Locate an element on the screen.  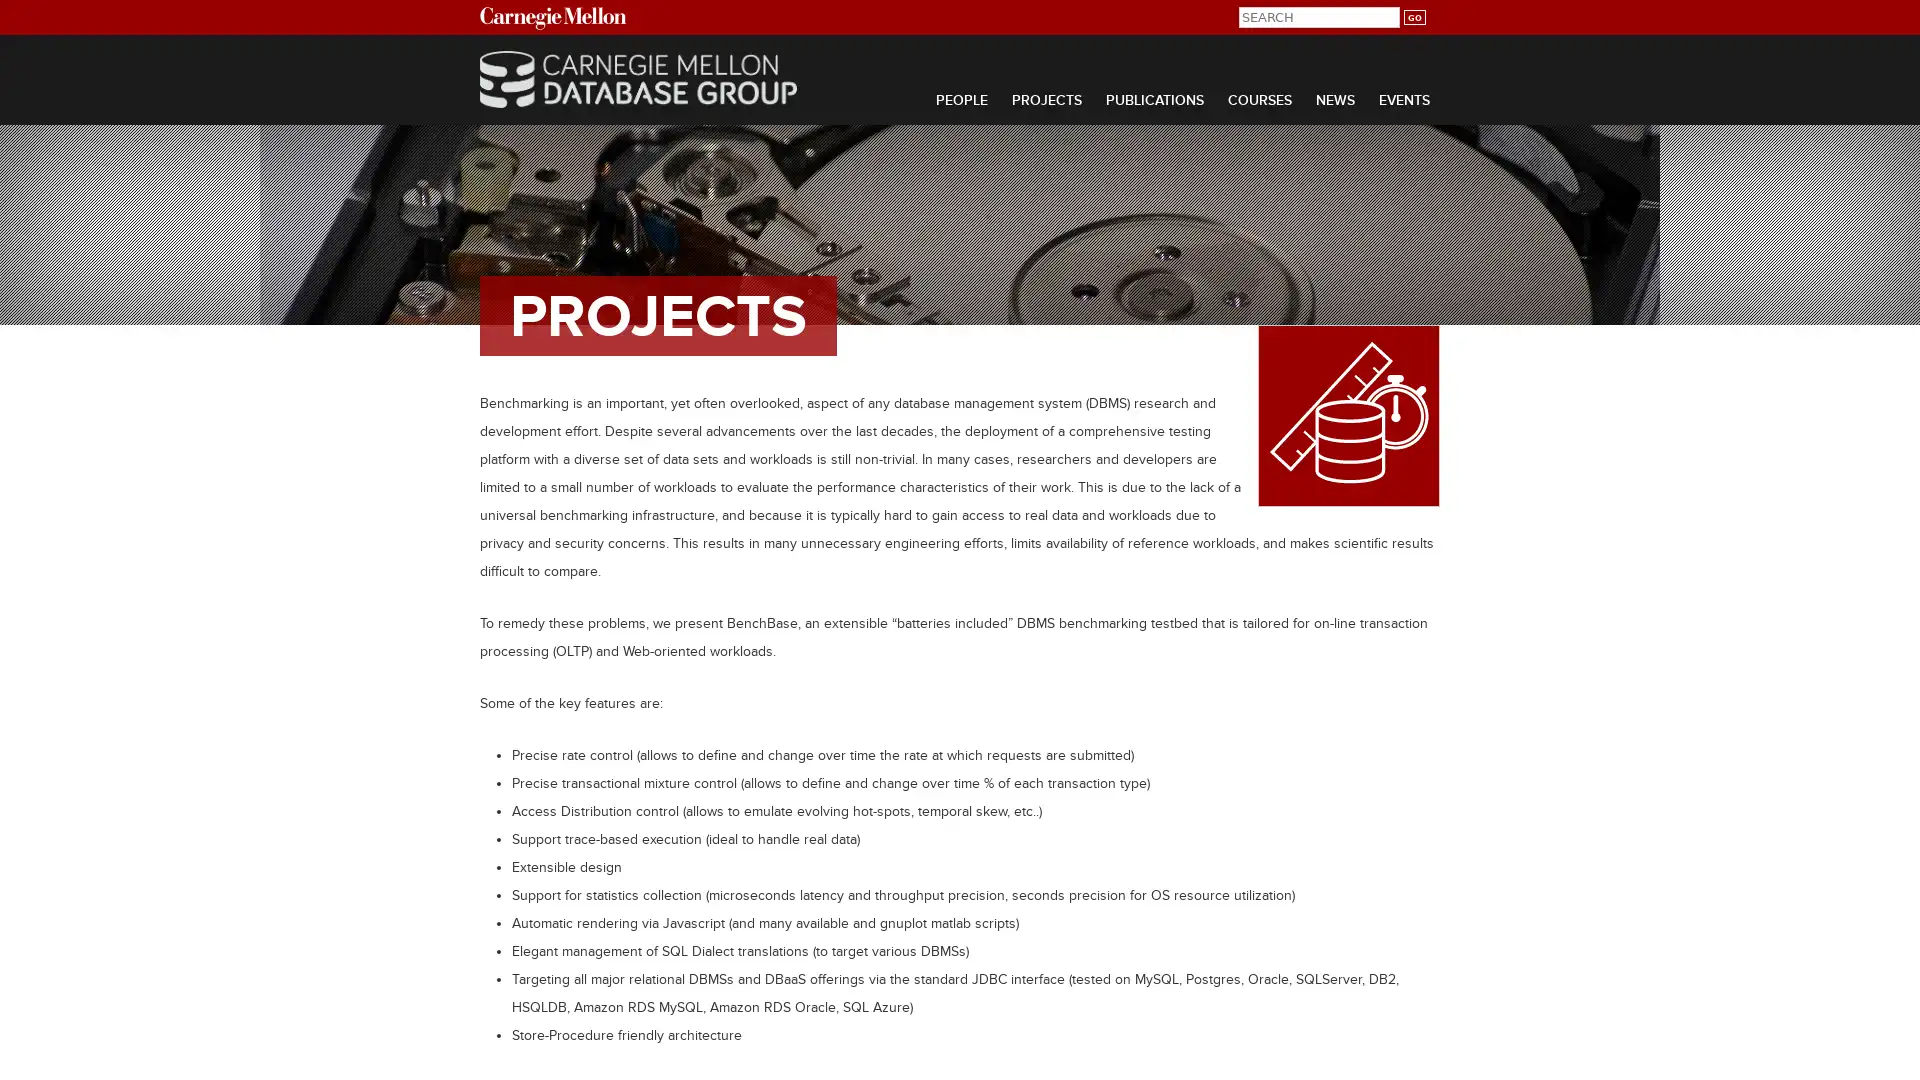
Go is located at coordinates (1413, 17).